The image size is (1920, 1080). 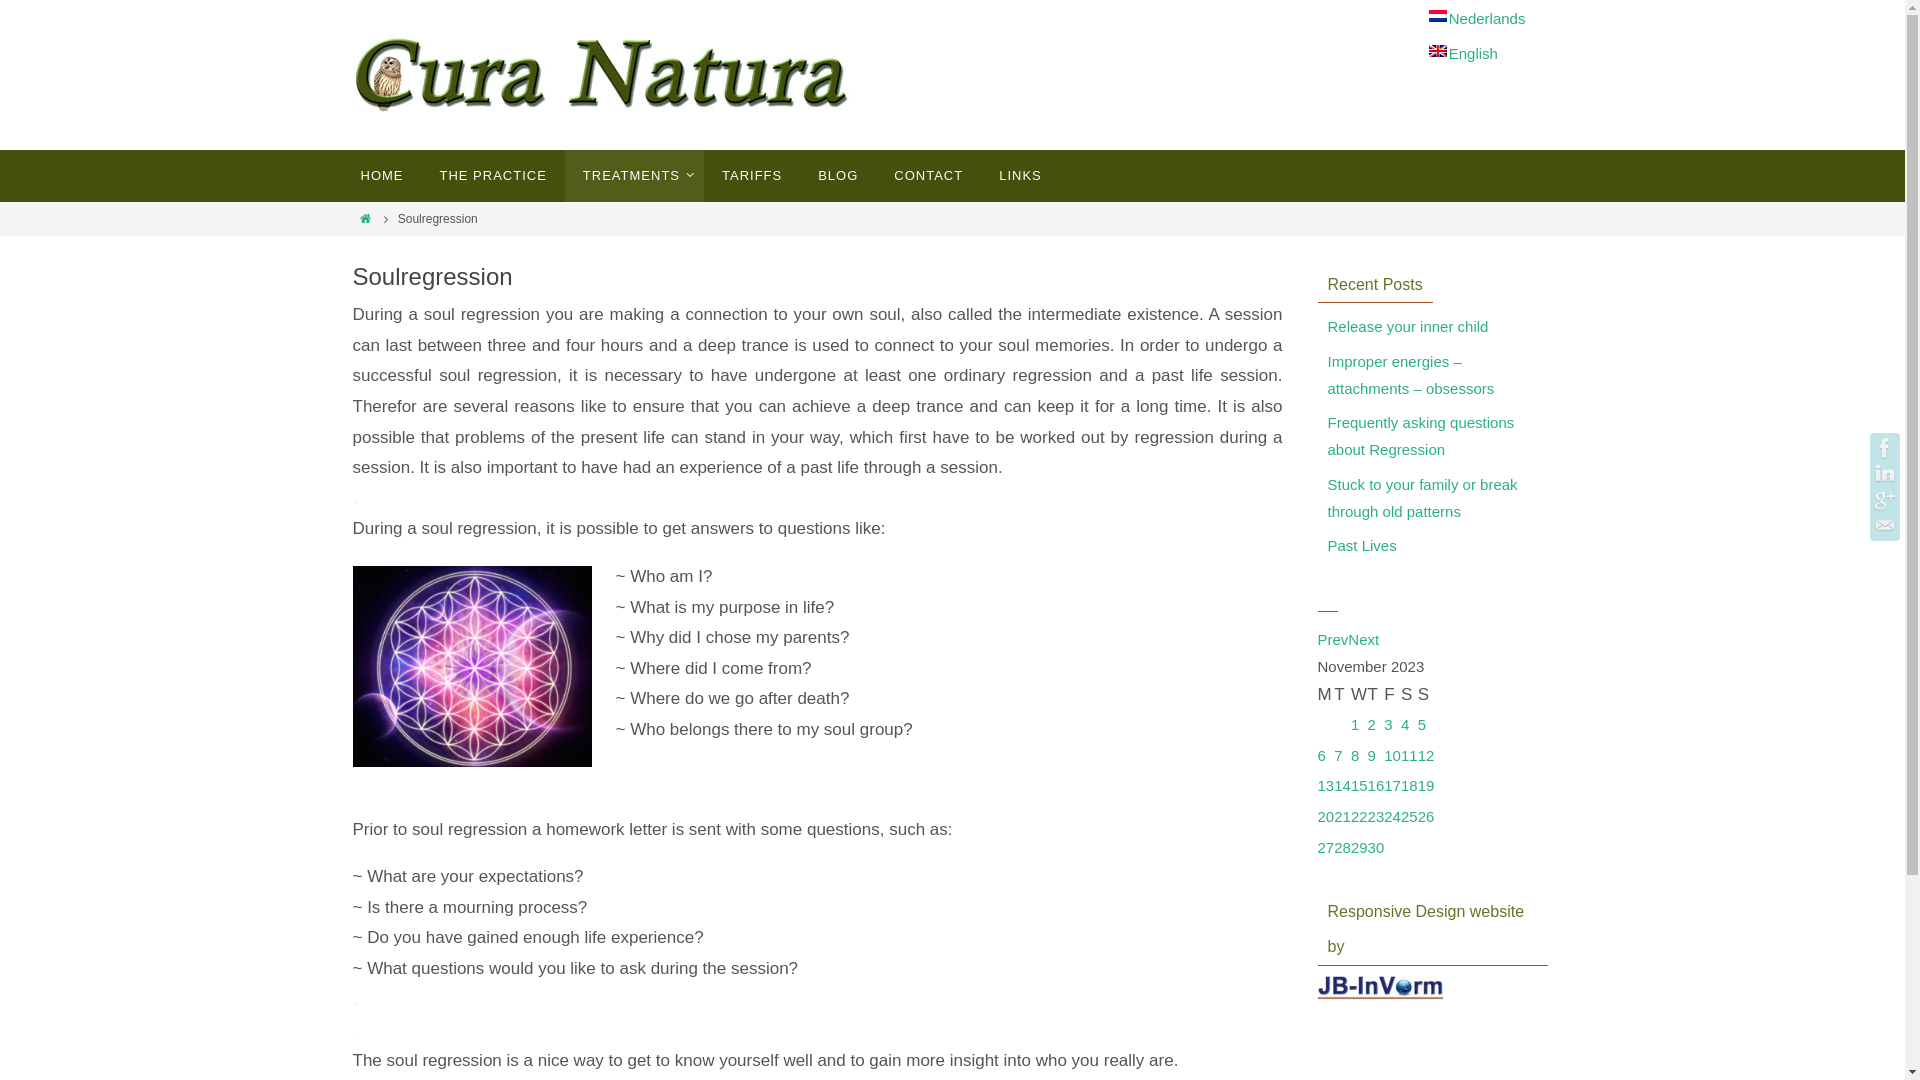 What do you see at coordinates (1869, 524) in the screenshot?
I see `'E-mail'` at bounding box center [1869, 524].